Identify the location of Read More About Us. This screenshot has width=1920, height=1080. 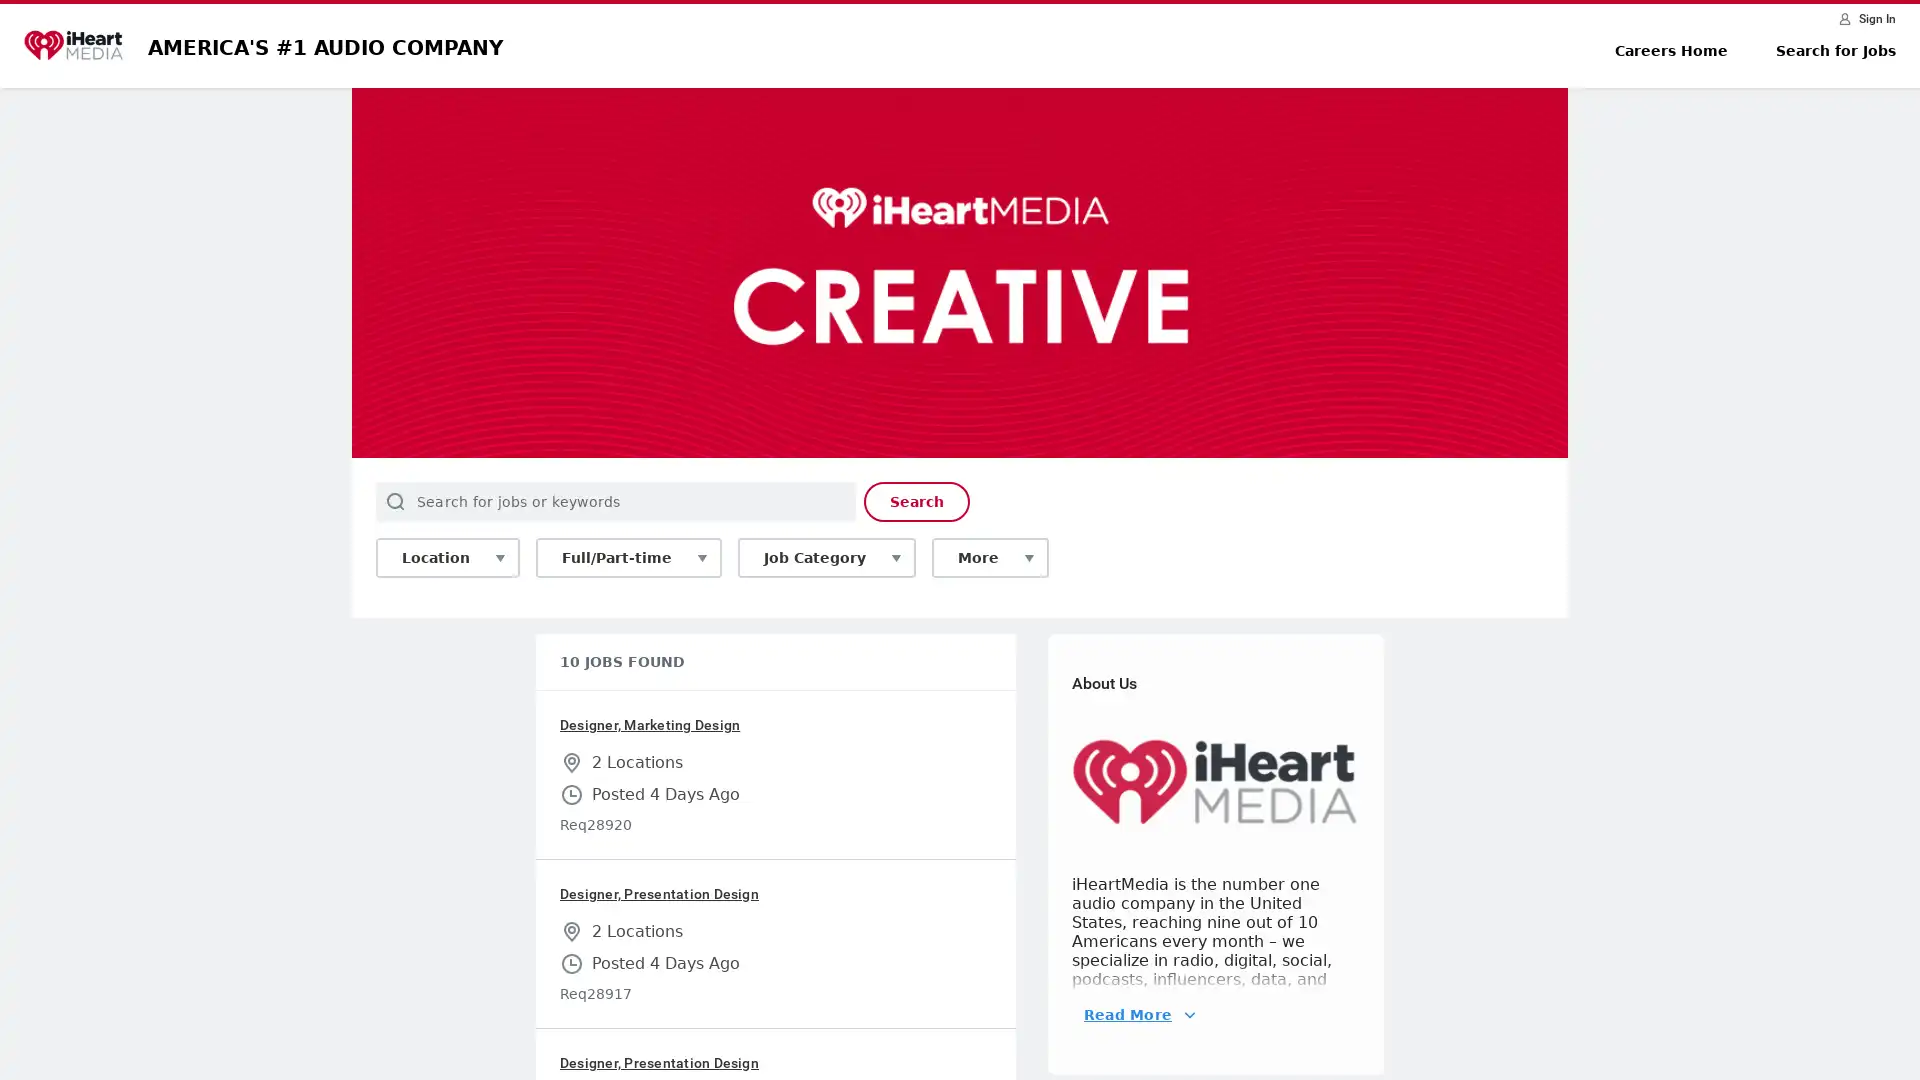
(1129, 1014).